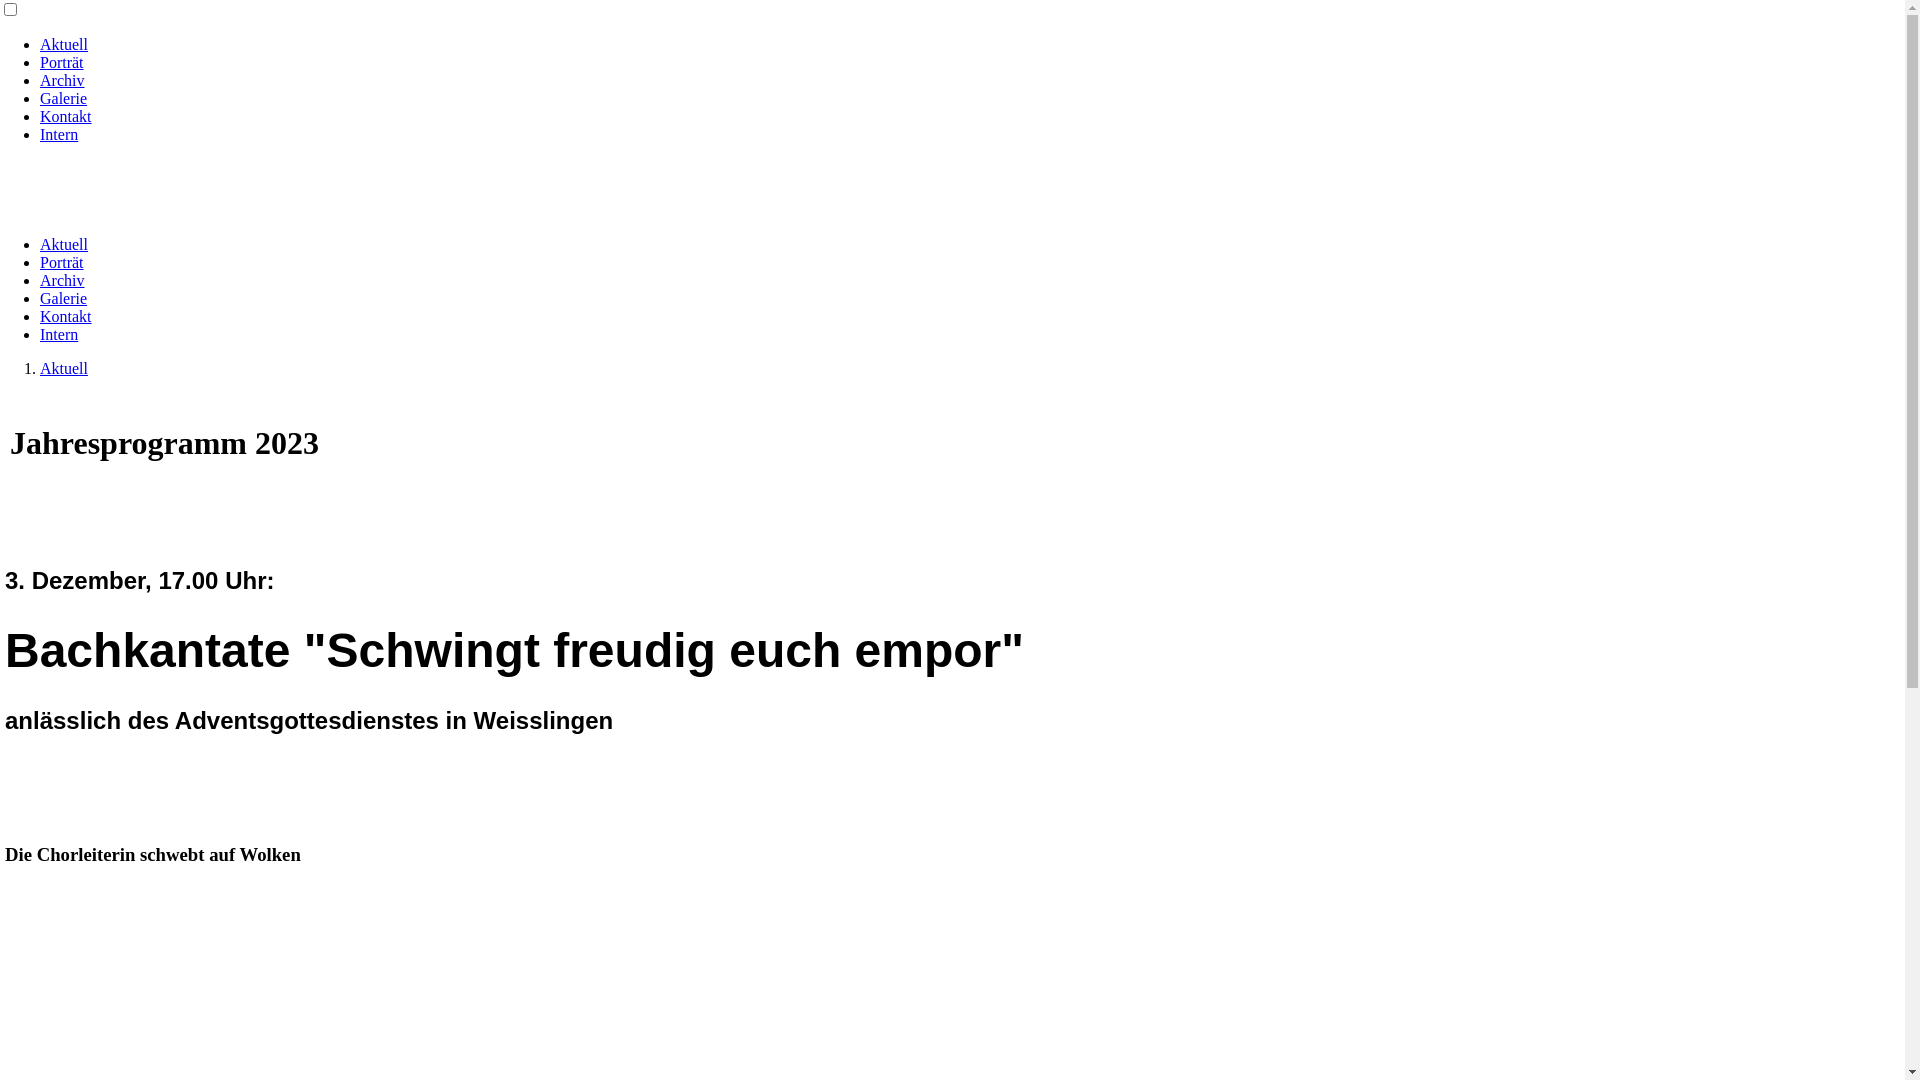  What do you see at coordinates (63, 98) in the screenshot?
I see `'Galerie'` at bounding box center [63, 98].